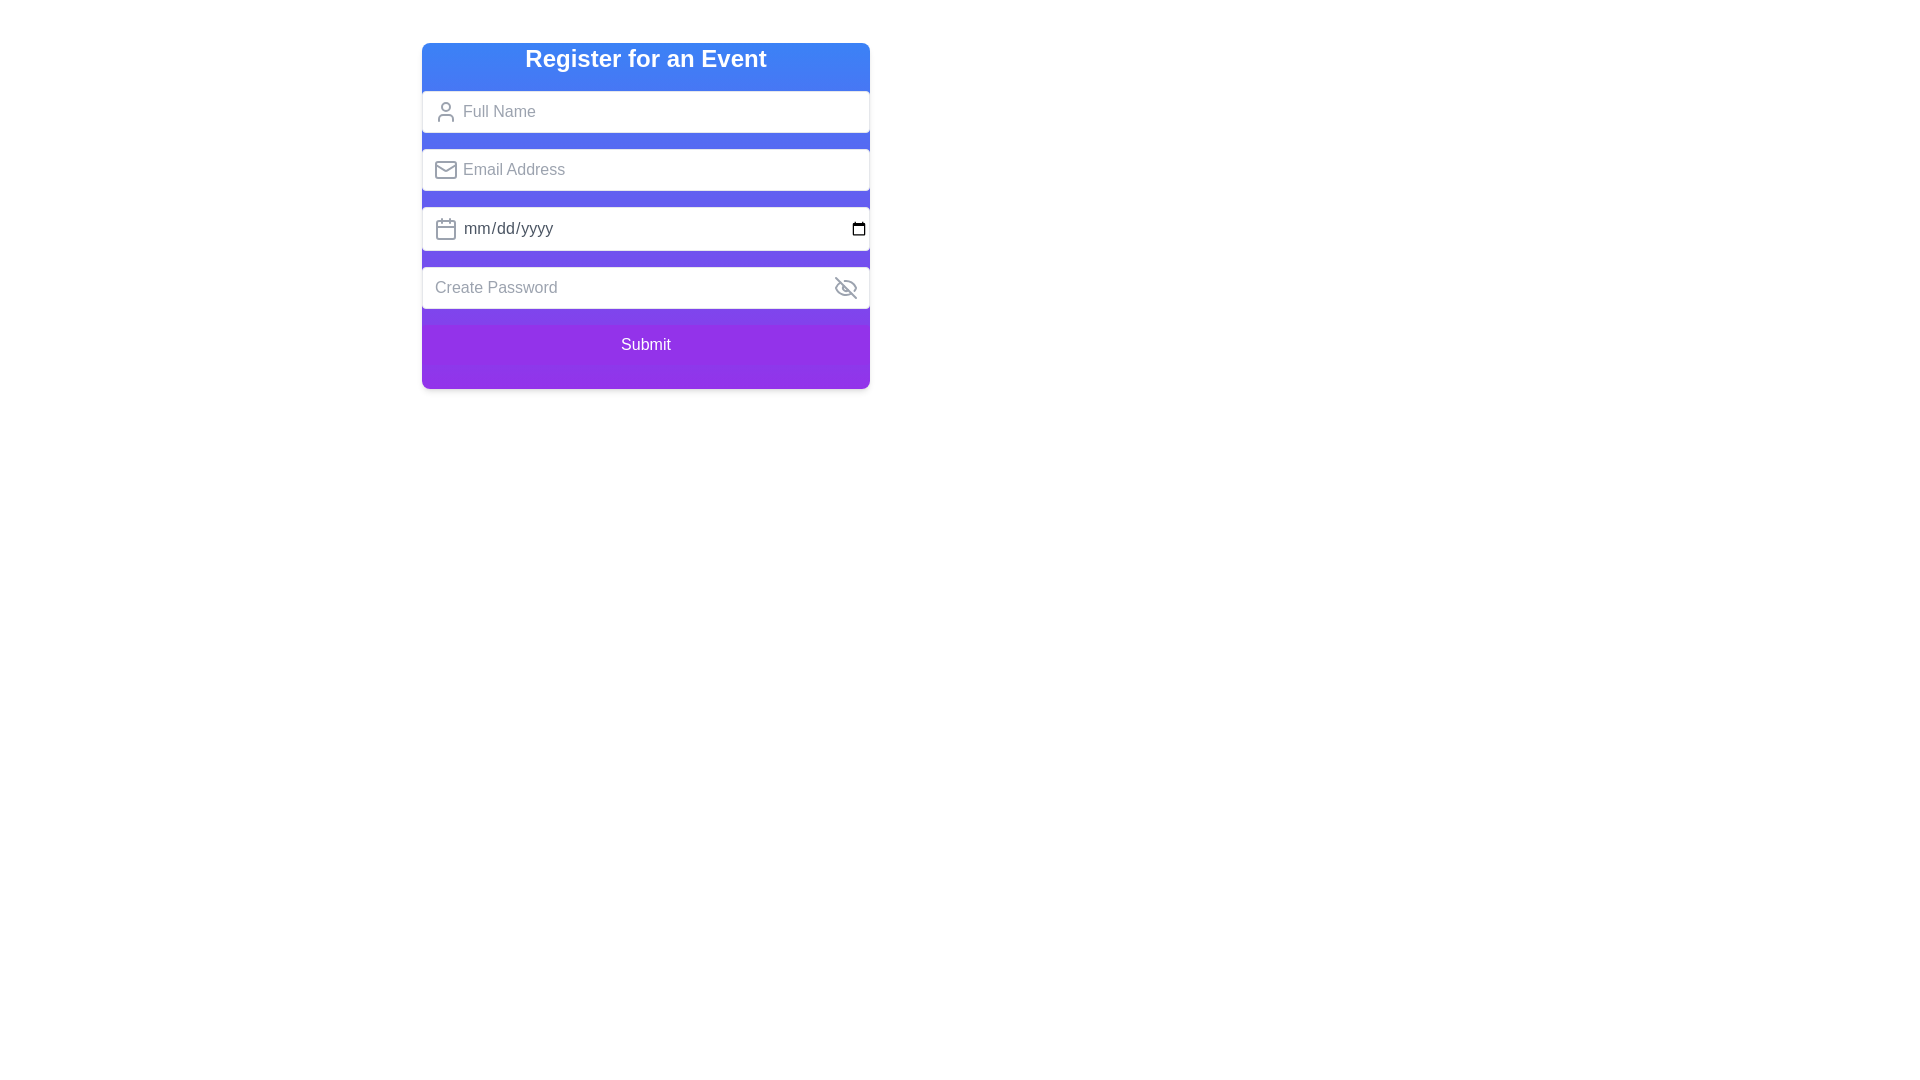 This screenshot has width=1920, height=1080. Describe the element at coordinates (445, 165) in the screenshot. I see `the line graphic with a pointed arrow shape that represents an envelope fold, located within the mail icon to the left of the 'Email Address' text input` at that location.